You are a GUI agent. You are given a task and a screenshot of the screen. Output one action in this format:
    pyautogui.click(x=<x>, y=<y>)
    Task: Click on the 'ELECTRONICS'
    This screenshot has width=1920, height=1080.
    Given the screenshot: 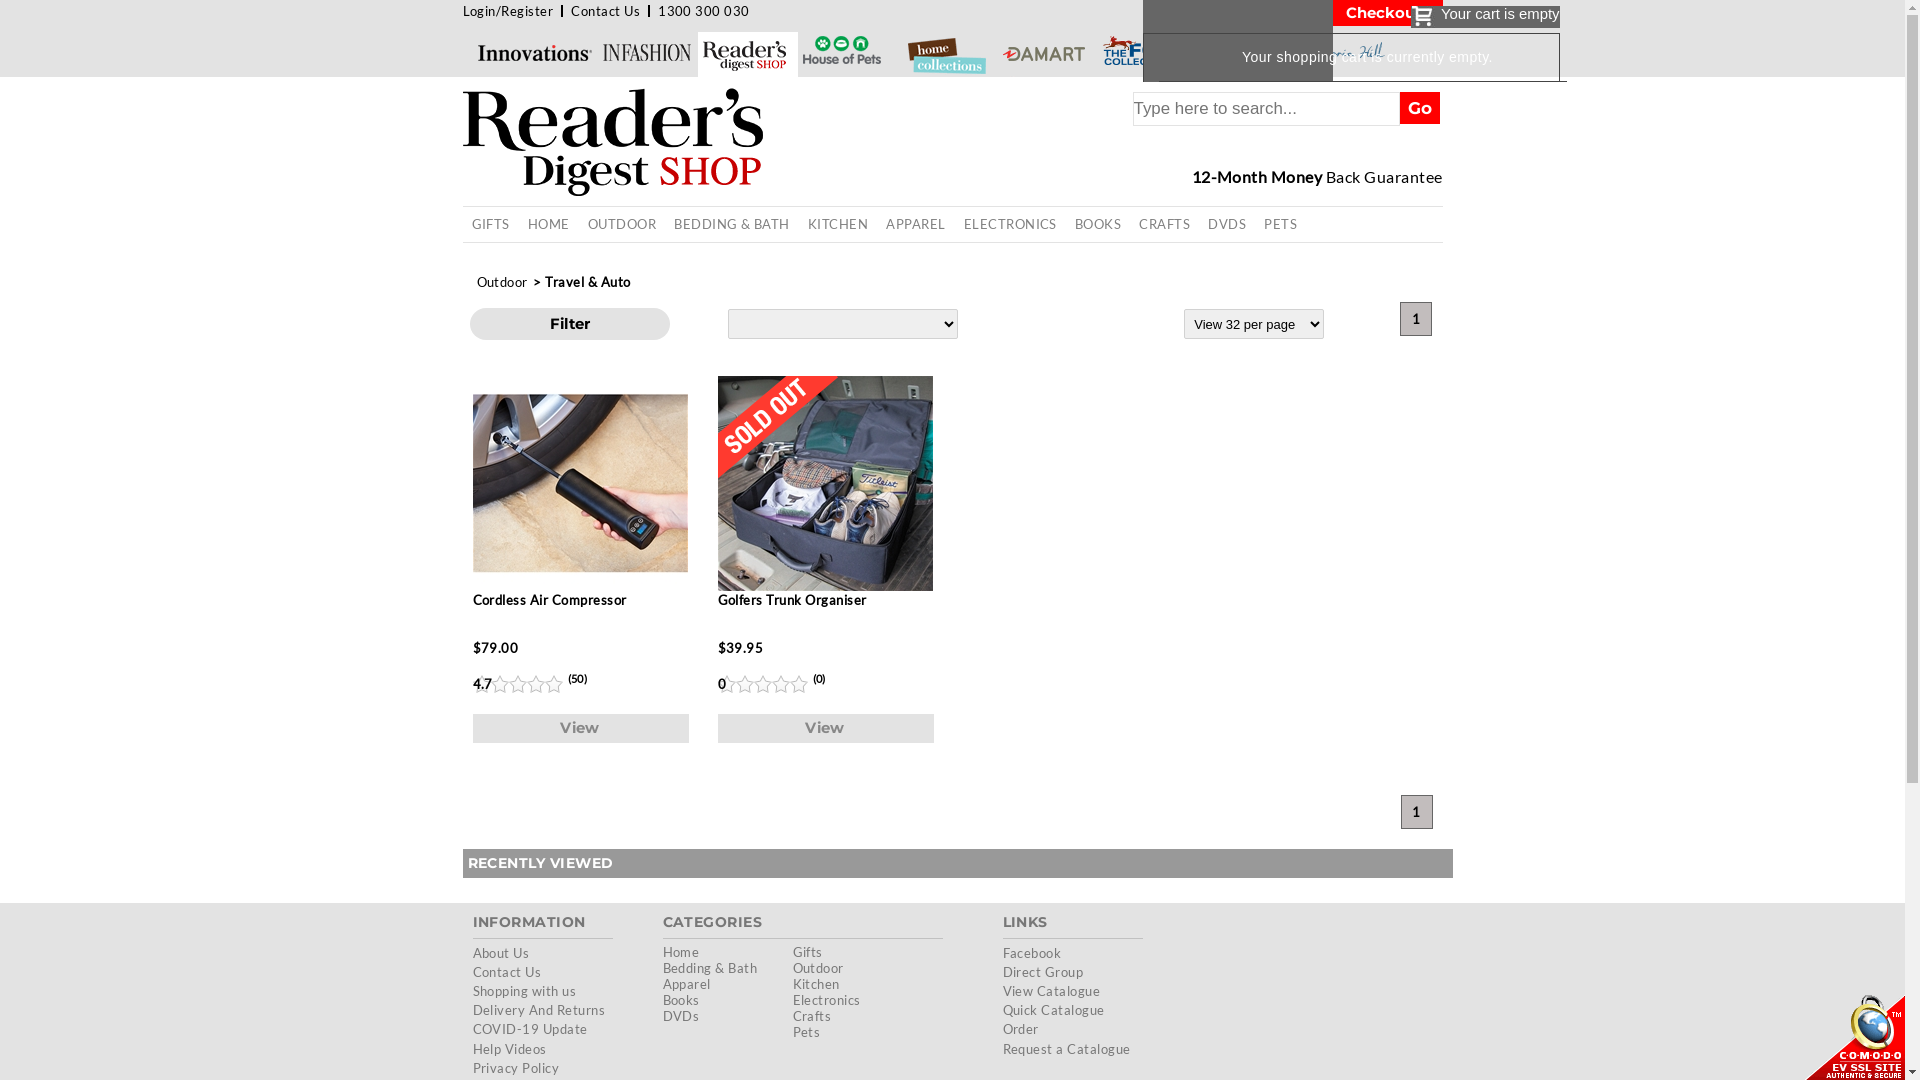 What is the action you would take?
    pyautogui.click(x=1010, y=224)
    